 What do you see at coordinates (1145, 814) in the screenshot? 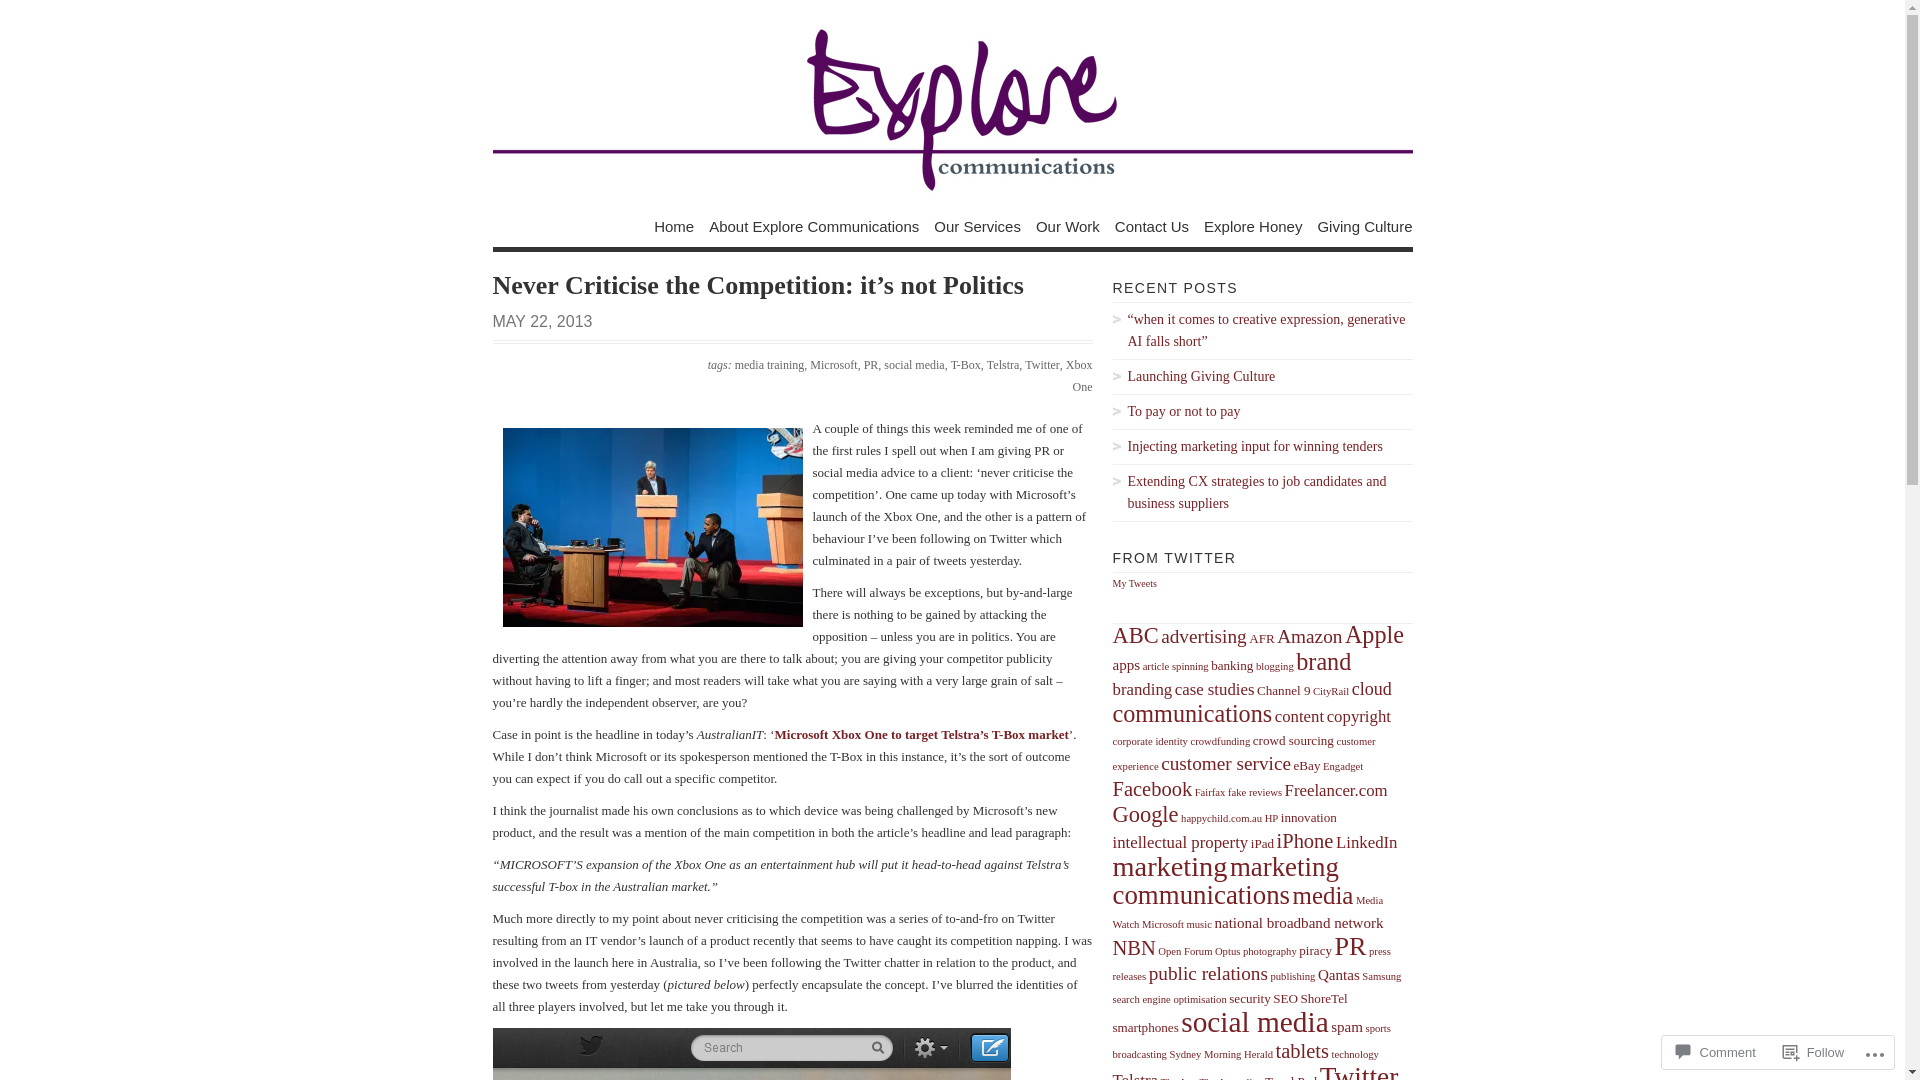
I see `'Google'` at bounding box center [1145, 814].